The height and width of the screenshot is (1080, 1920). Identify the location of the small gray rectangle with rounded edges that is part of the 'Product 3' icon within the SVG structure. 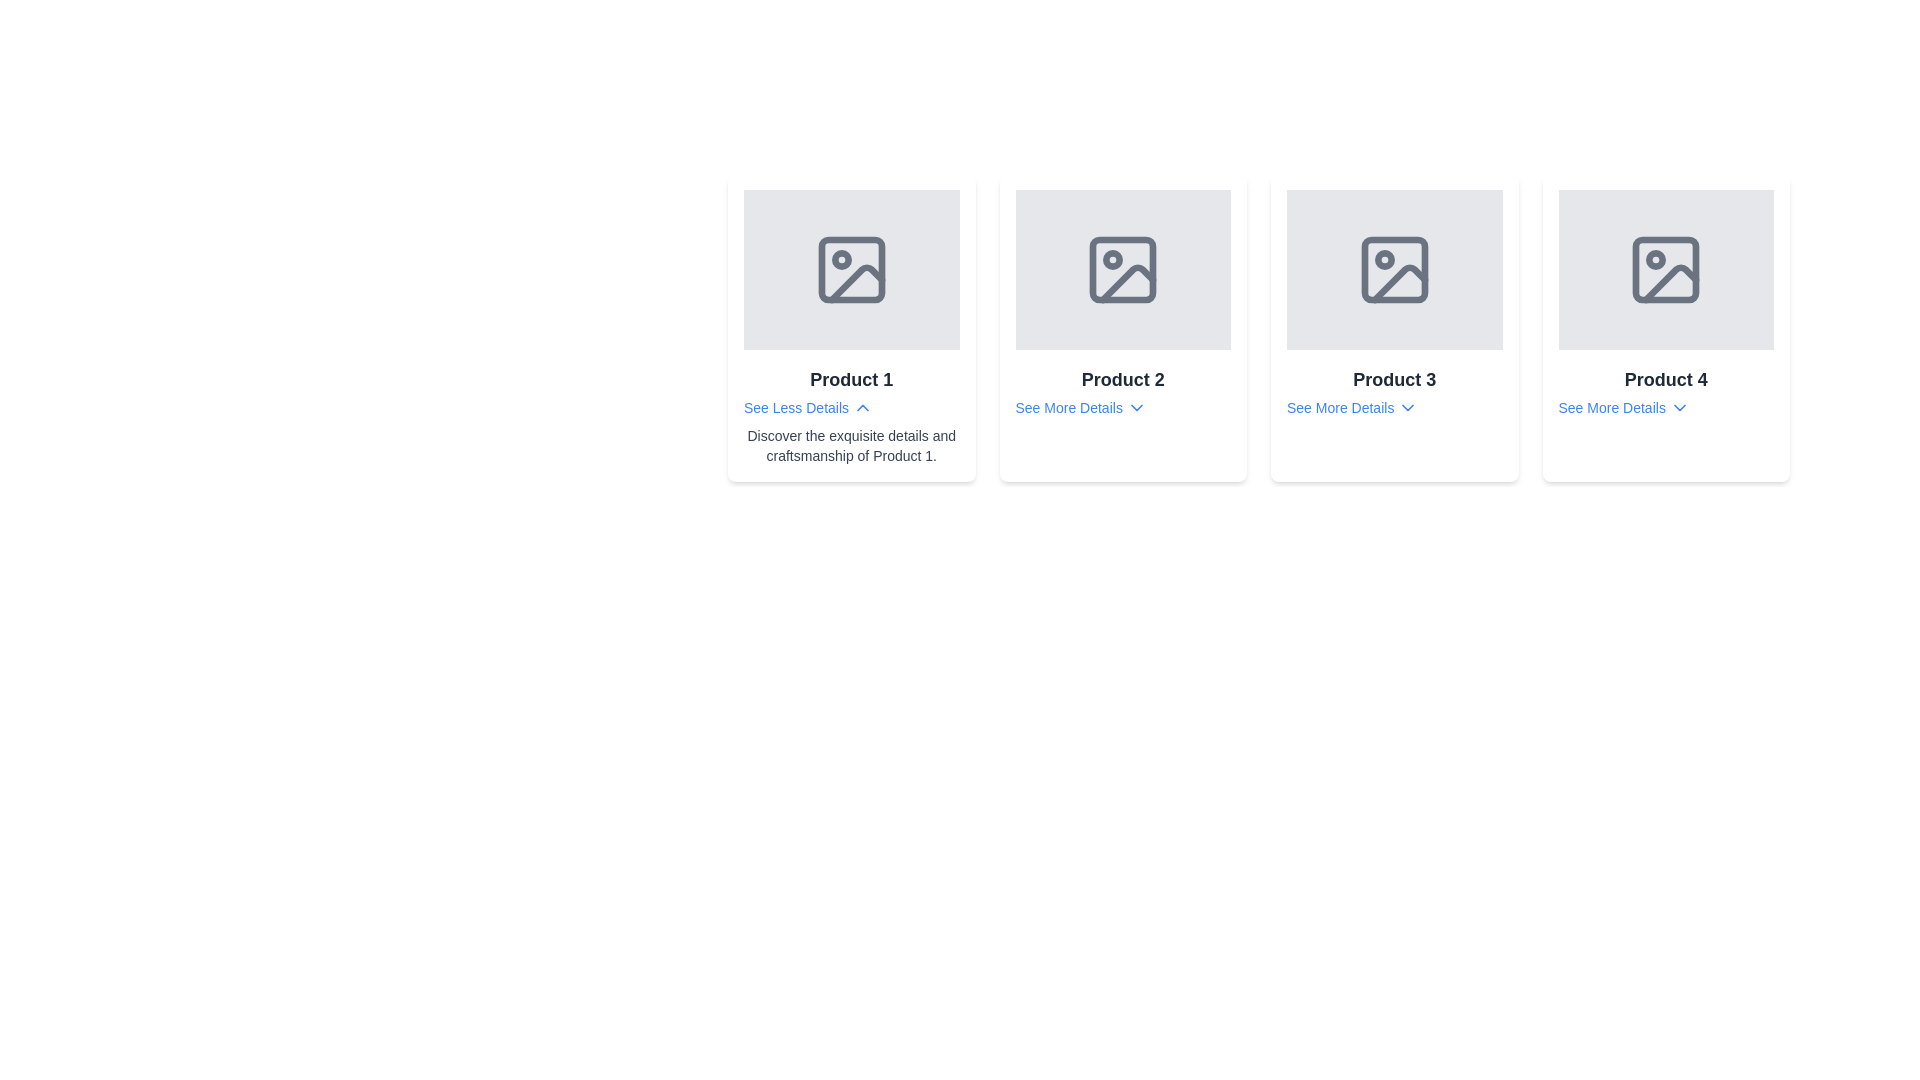
(1393, 270).